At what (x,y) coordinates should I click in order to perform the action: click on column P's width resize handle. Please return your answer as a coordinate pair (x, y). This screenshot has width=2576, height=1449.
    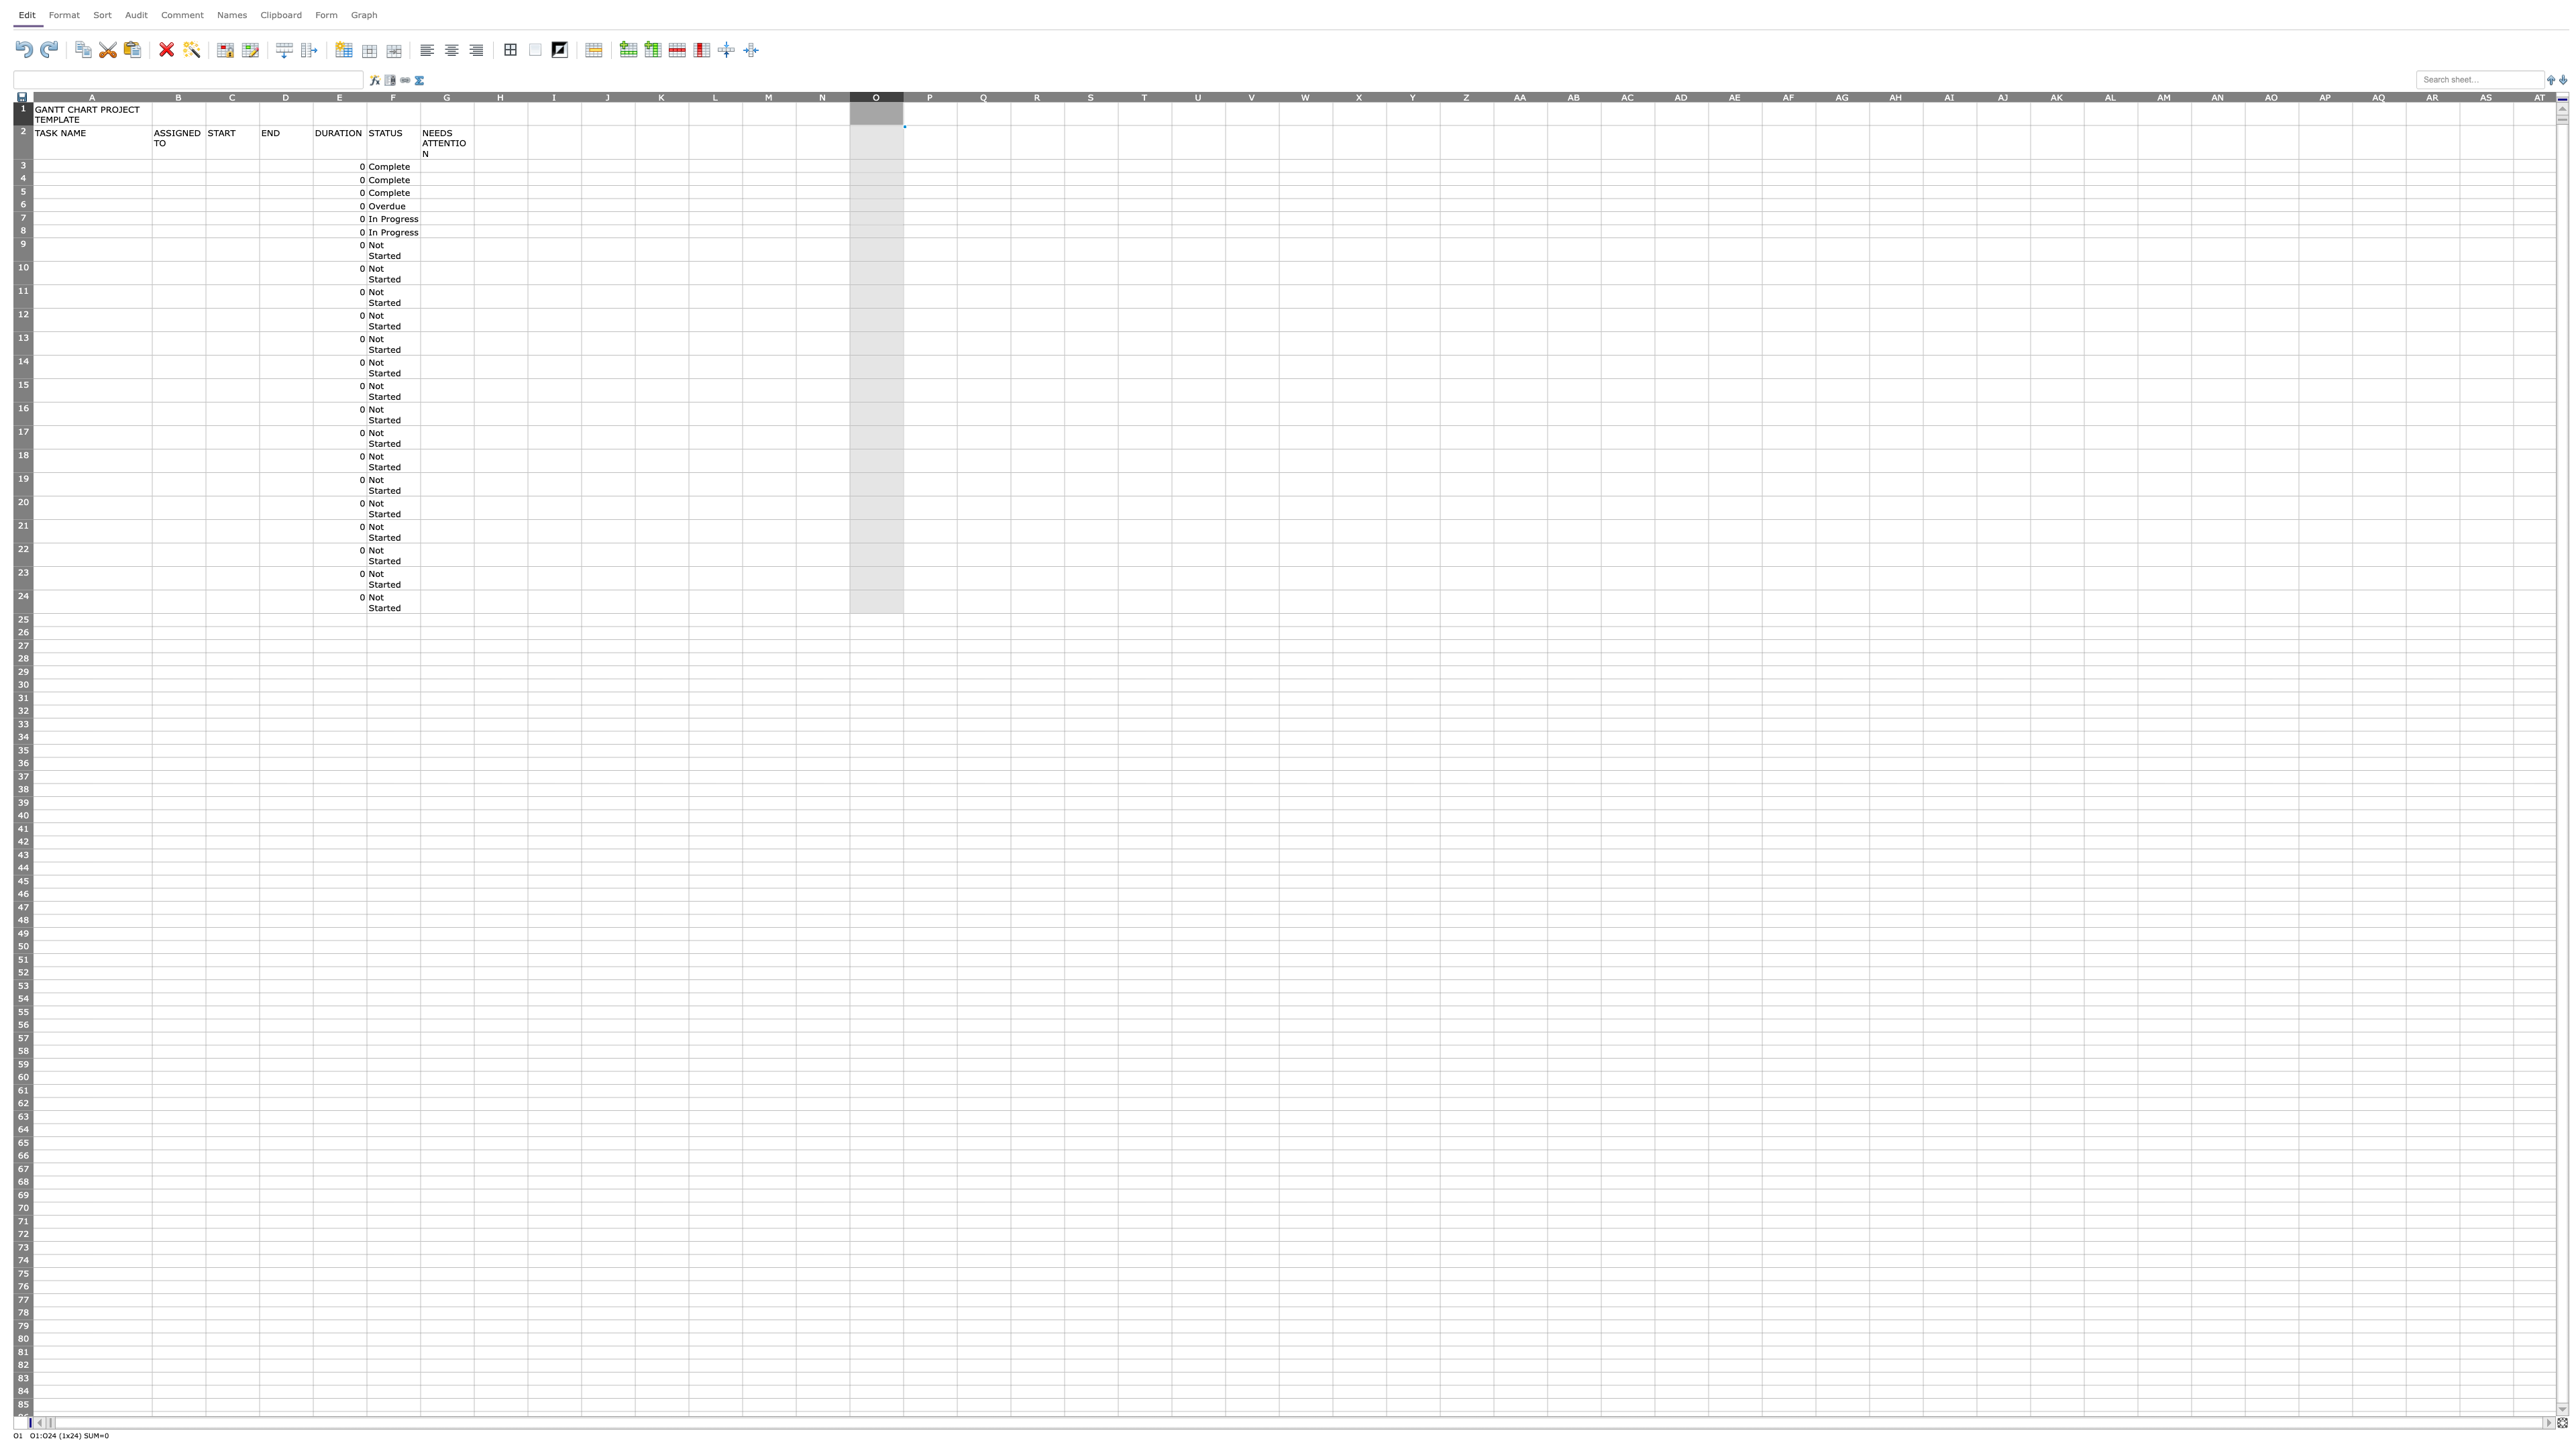
    Looking at the image, I should click on (956, 95).